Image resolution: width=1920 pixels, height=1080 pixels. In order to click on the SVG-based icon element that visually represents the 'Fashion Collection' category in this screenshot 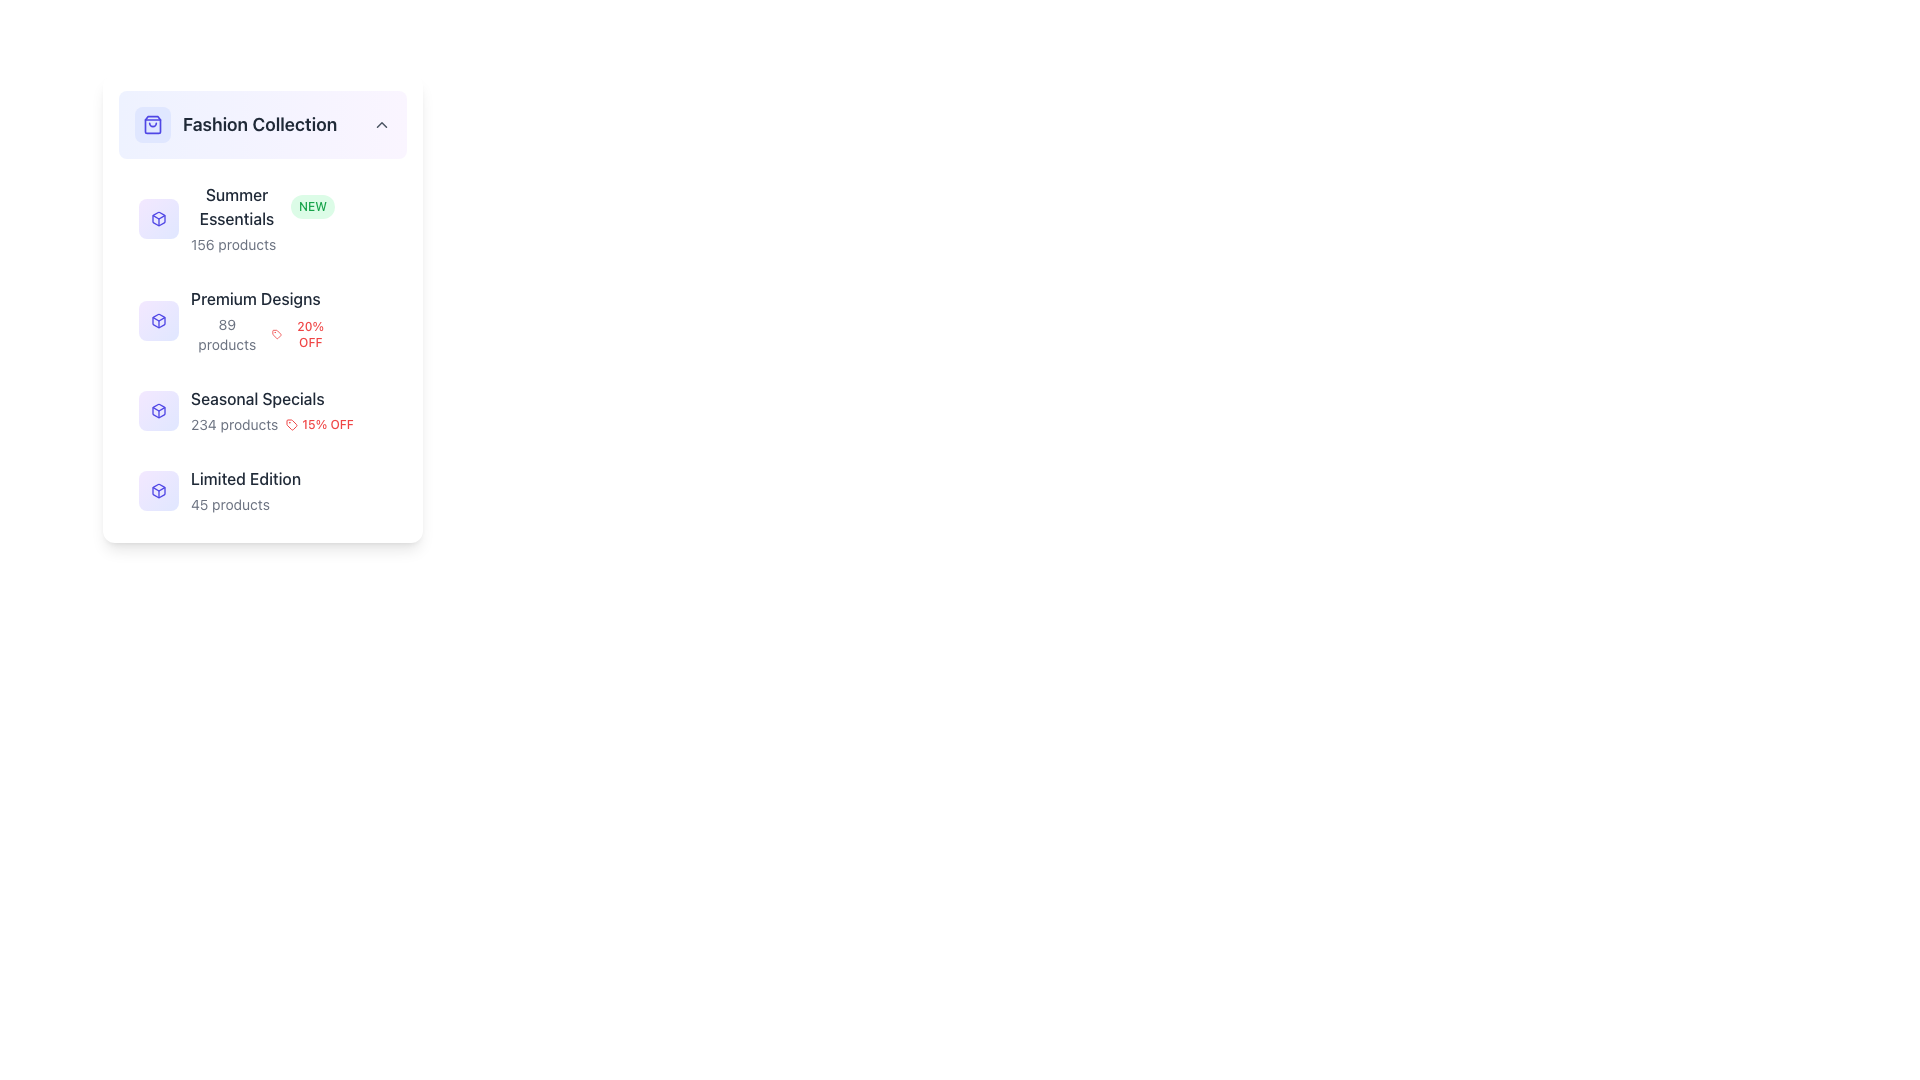, I will do `click(157, 490)`.